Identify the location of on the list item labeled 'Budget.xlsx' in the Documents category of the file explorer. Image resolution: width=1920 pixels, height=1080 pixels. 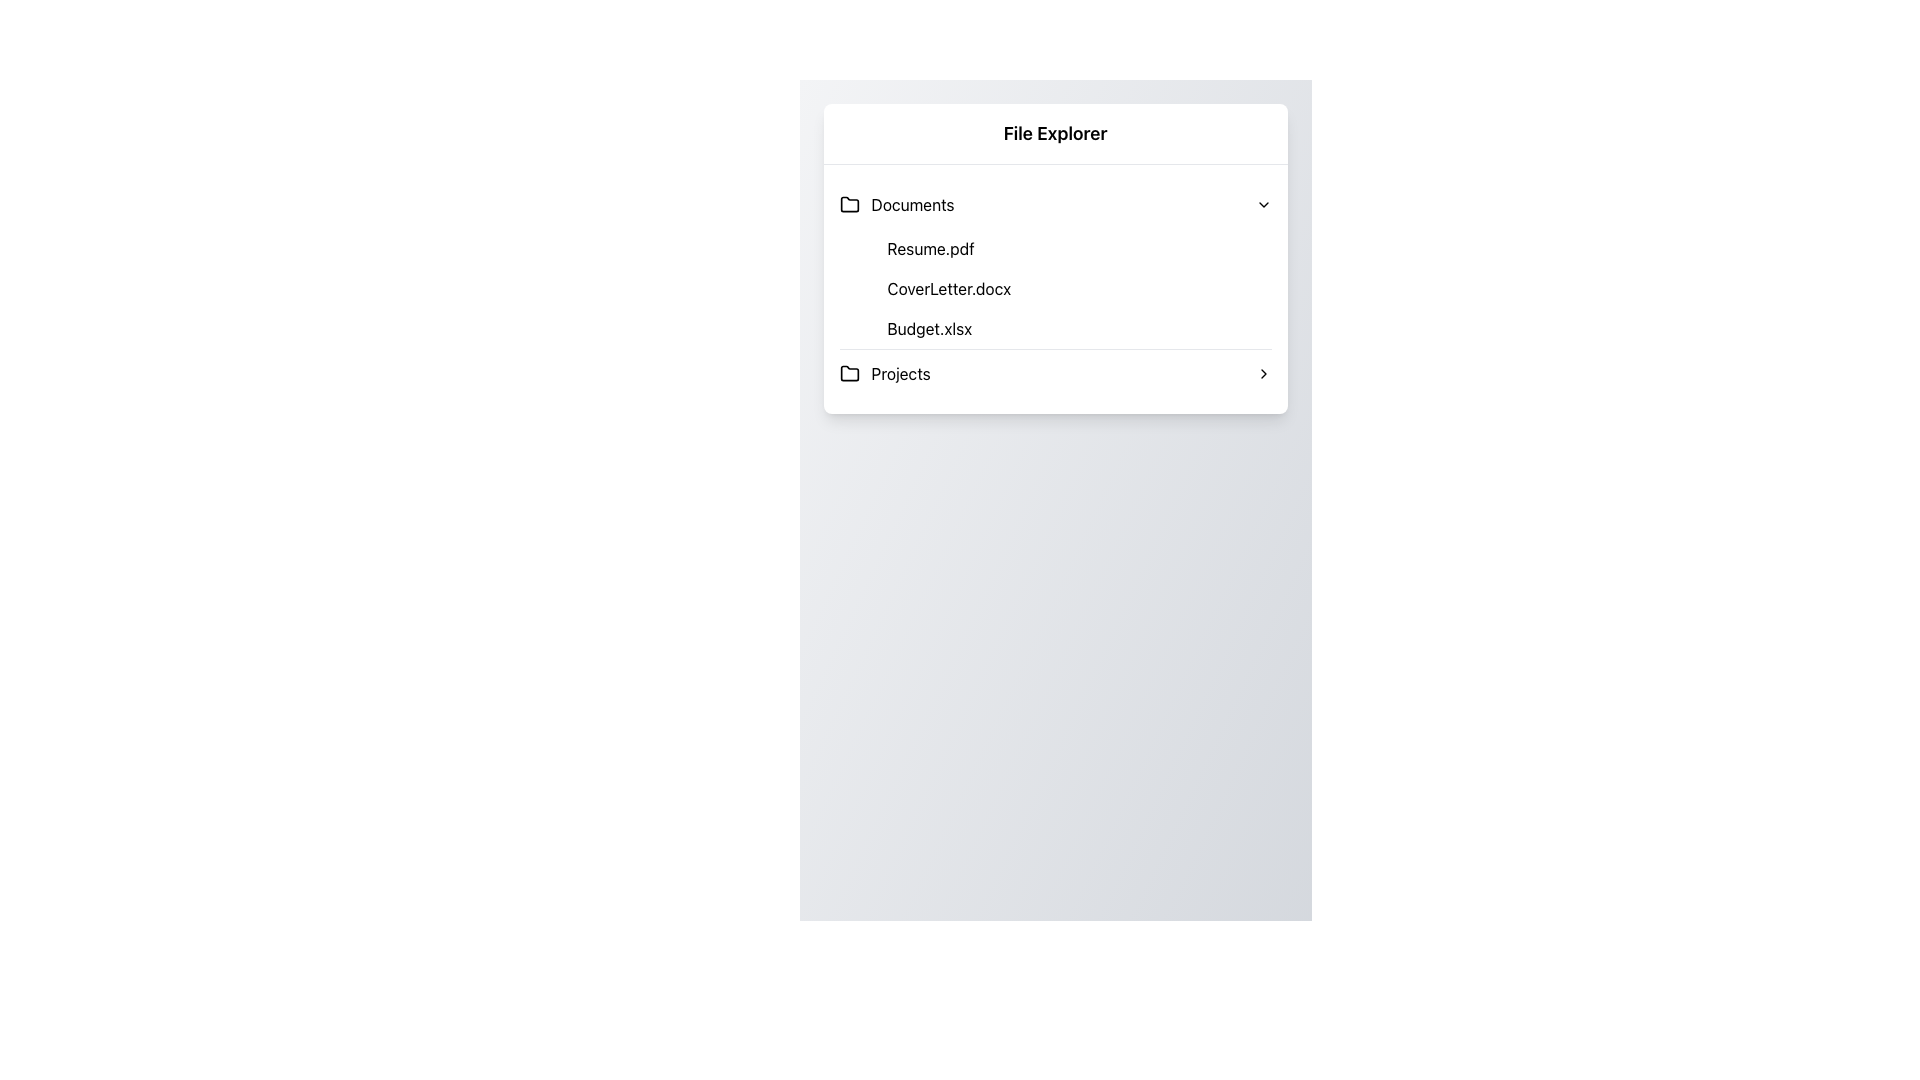
(1070, 327).